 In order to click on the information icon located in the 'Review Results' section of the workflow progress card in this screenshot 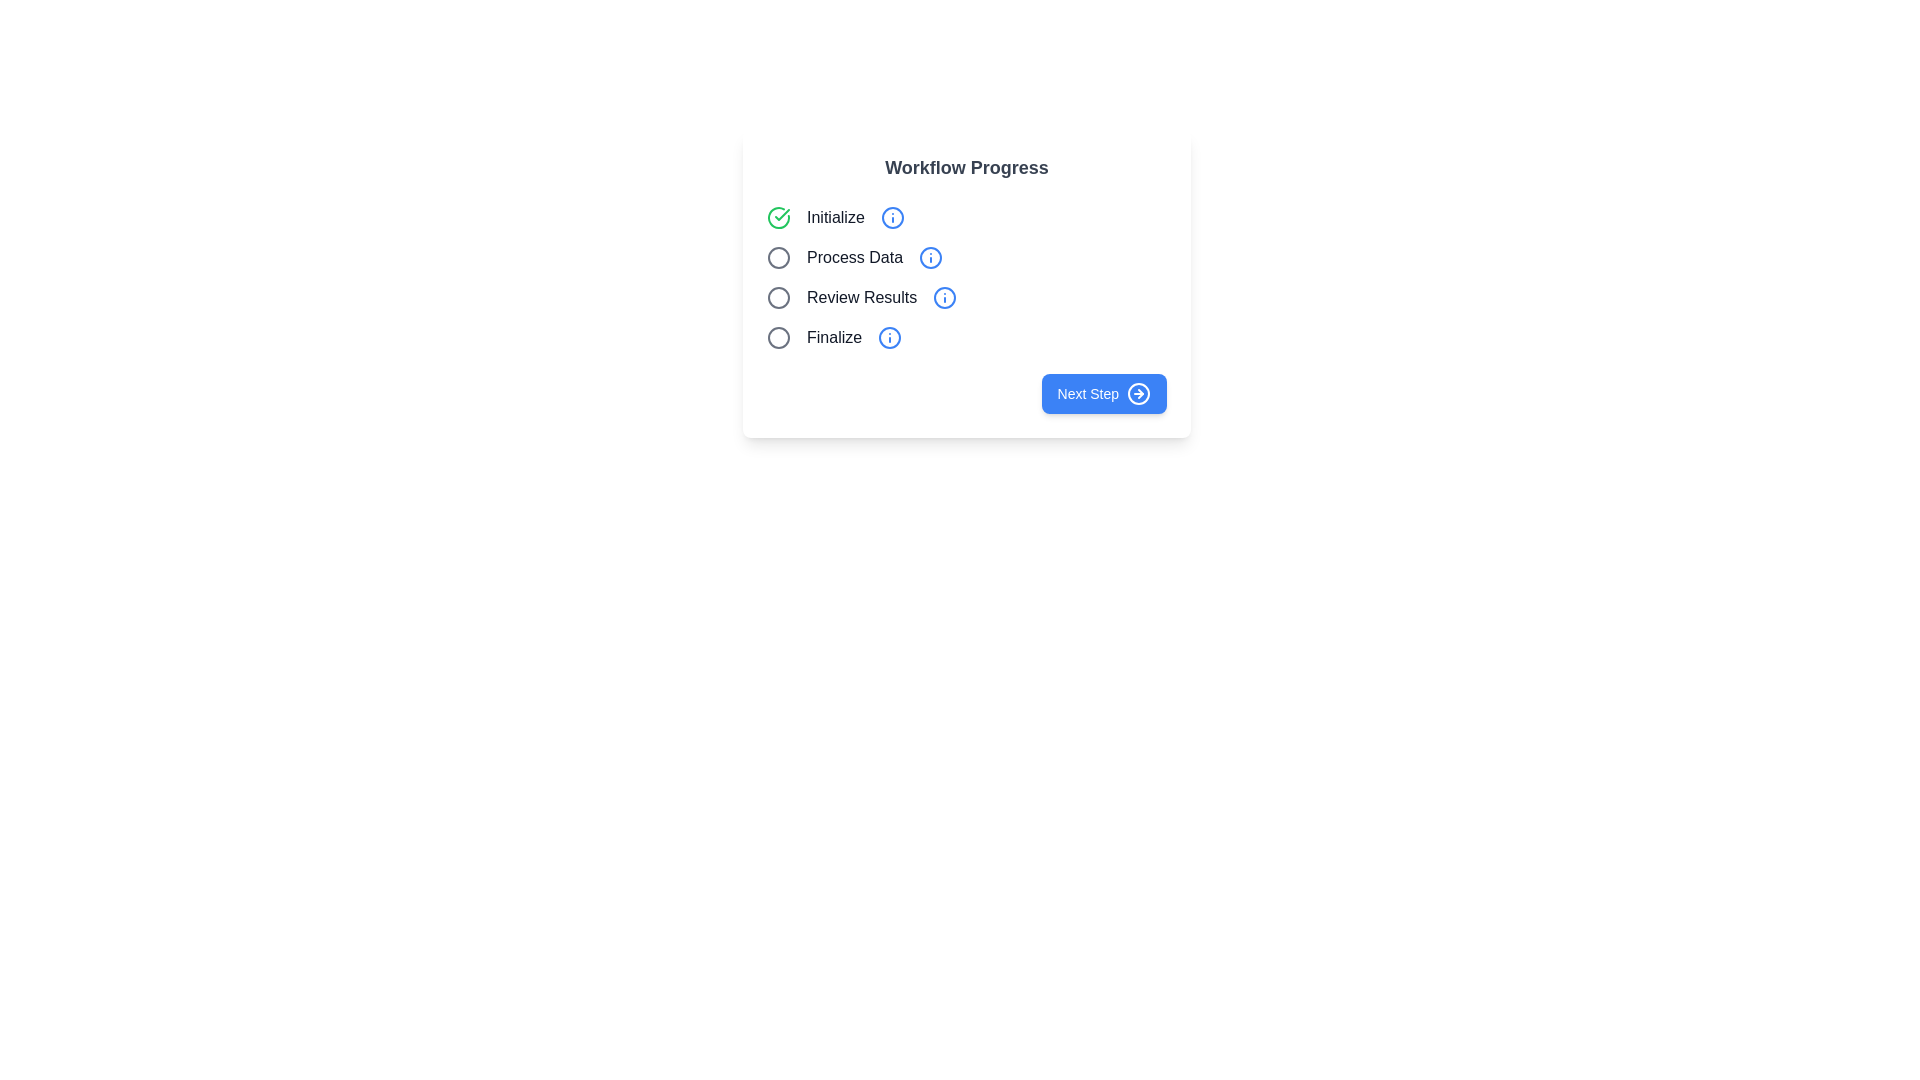, I will do `click(944, 297)`.